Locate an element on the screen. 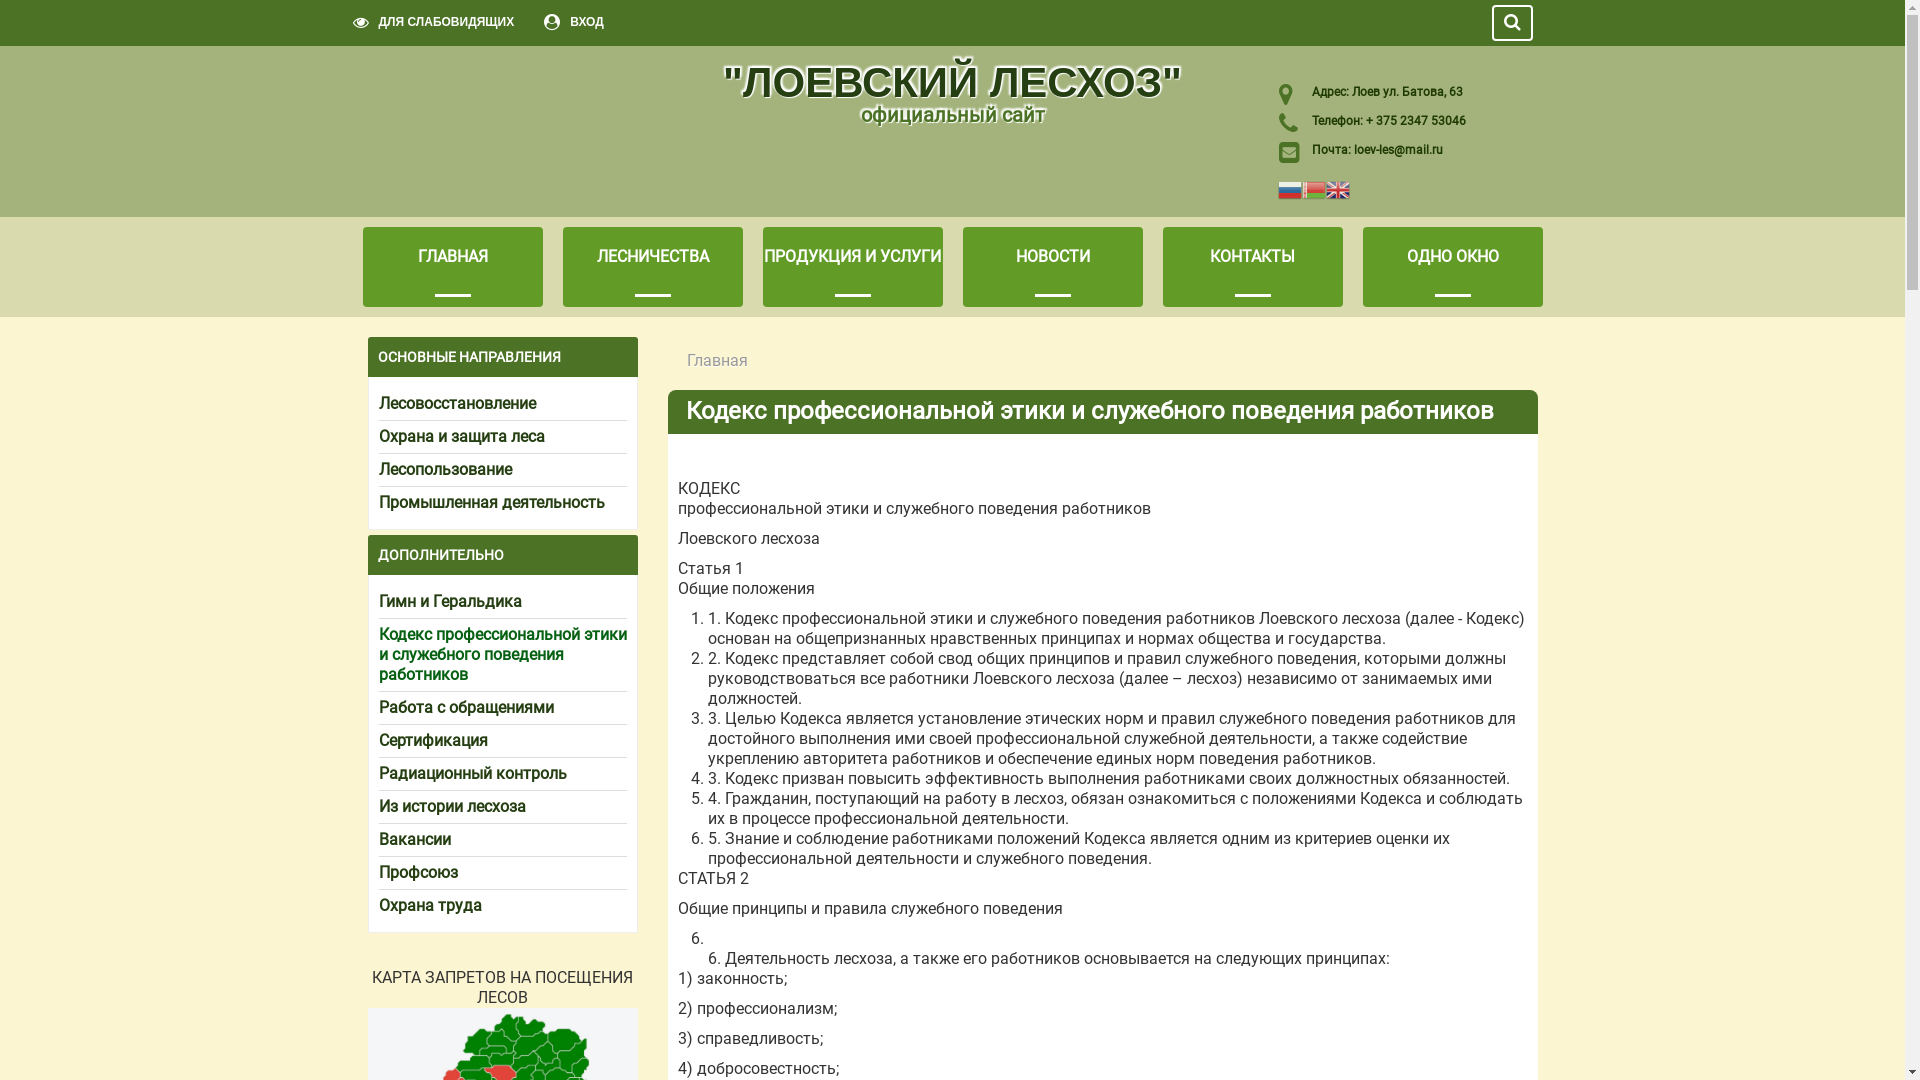 The height and width of the screenshot is (1080, 1920). 'loev-les@mail.ru' is located at coordinates (1397, 149).